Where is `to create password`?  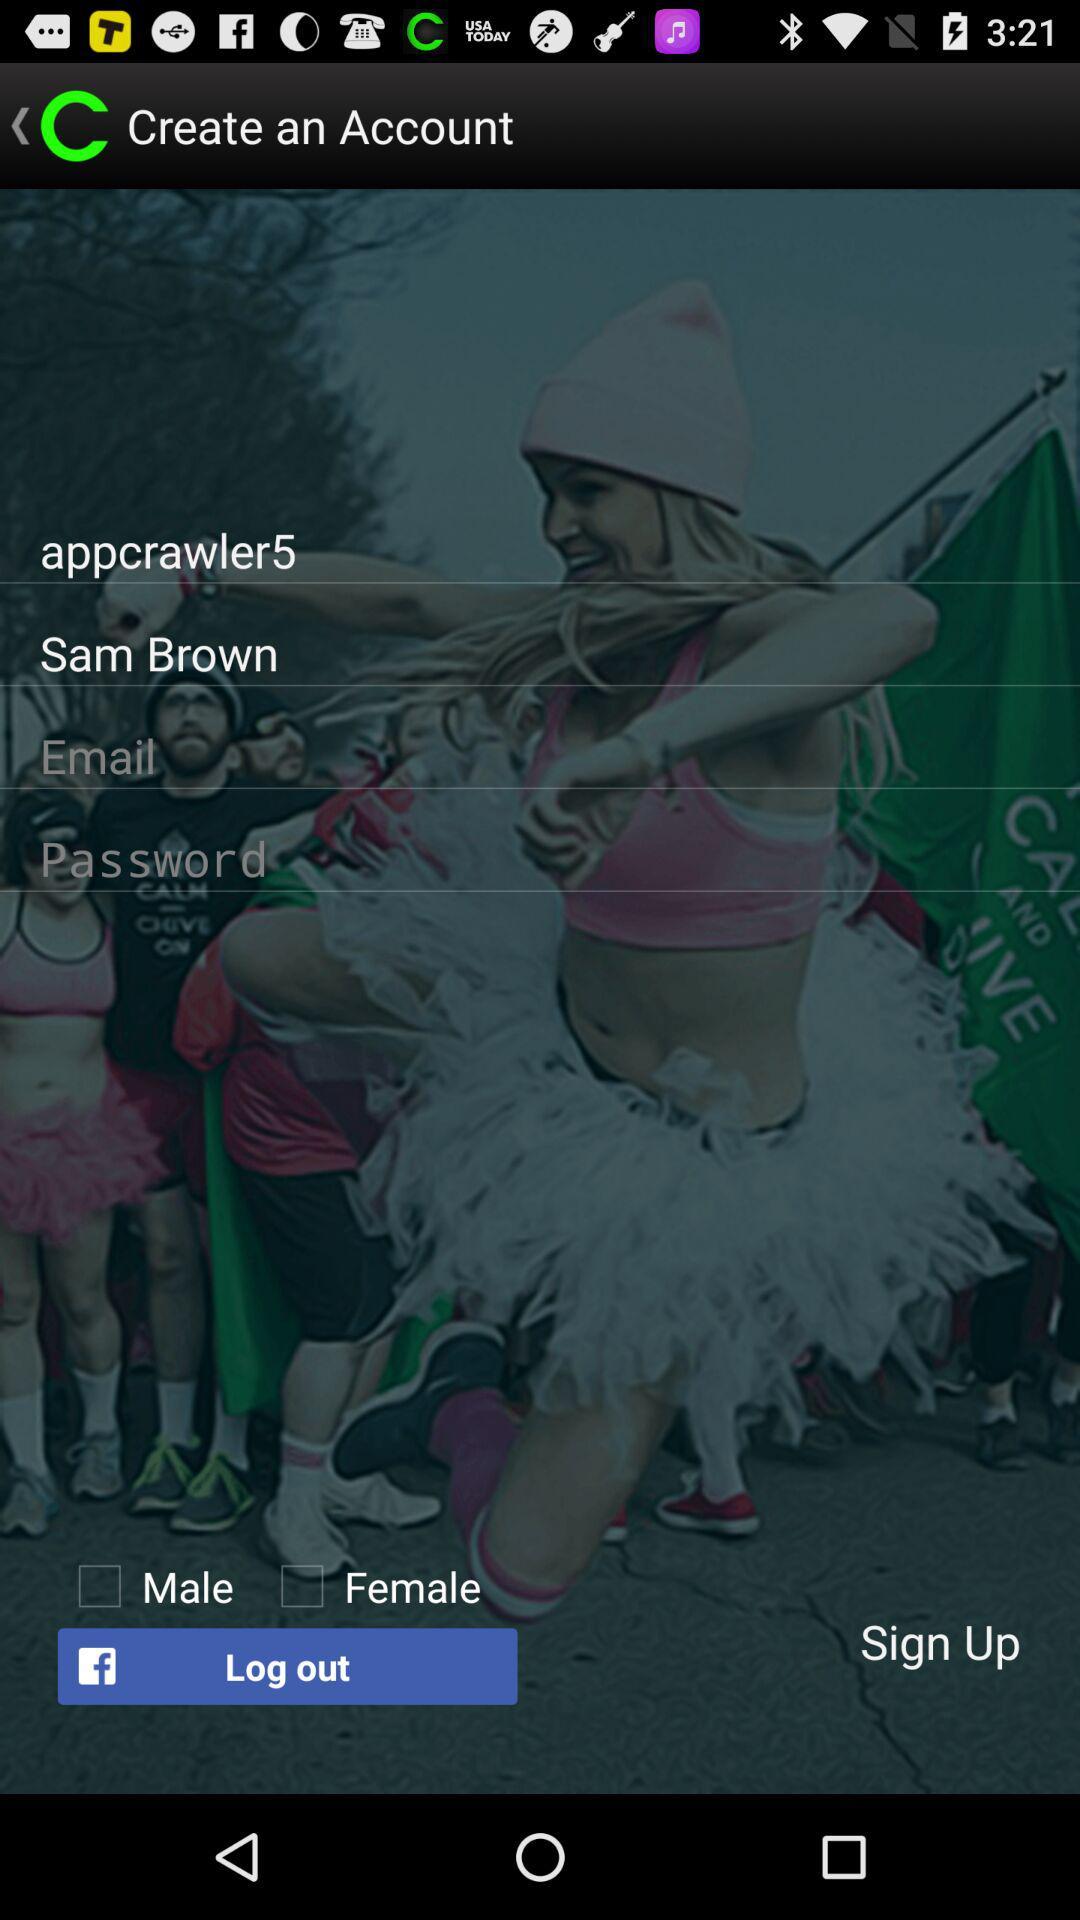 to create password is located at coordinates (540, 858).